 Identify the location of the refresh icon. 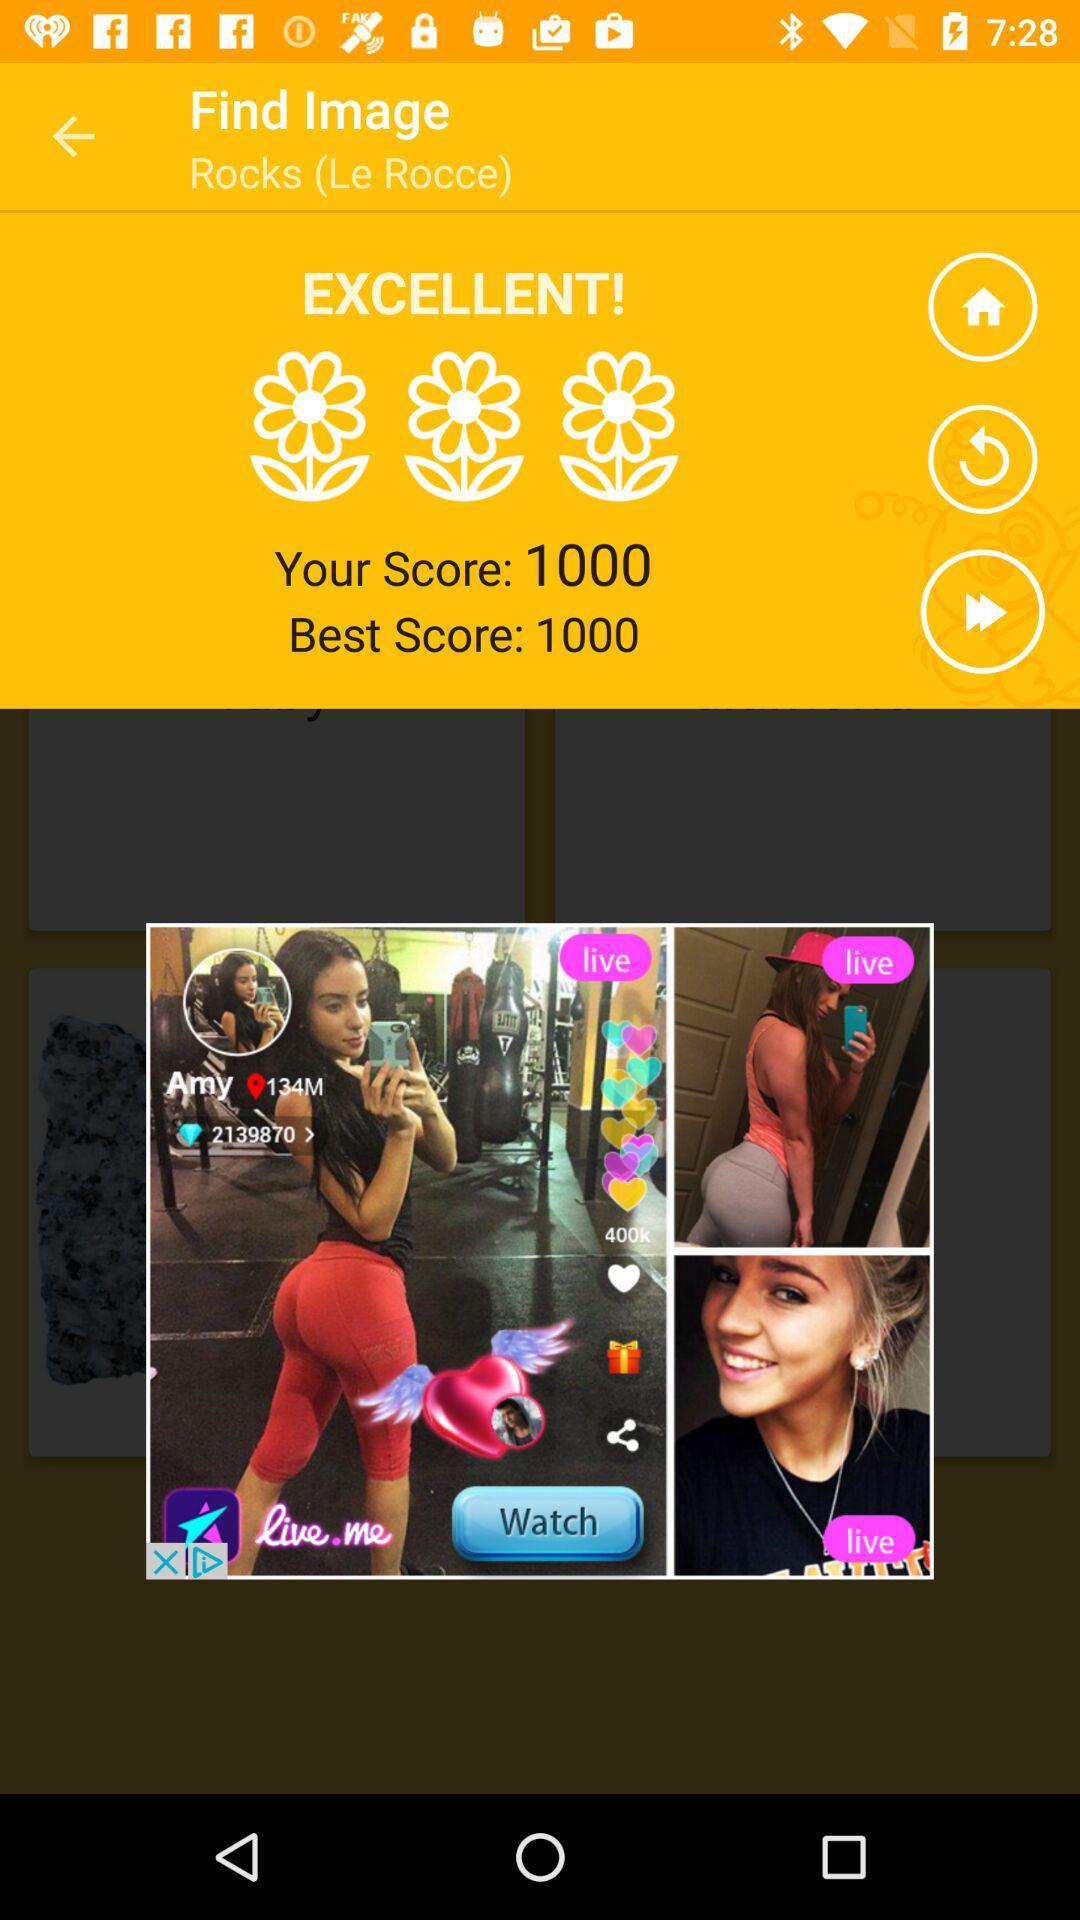
(981, 458).